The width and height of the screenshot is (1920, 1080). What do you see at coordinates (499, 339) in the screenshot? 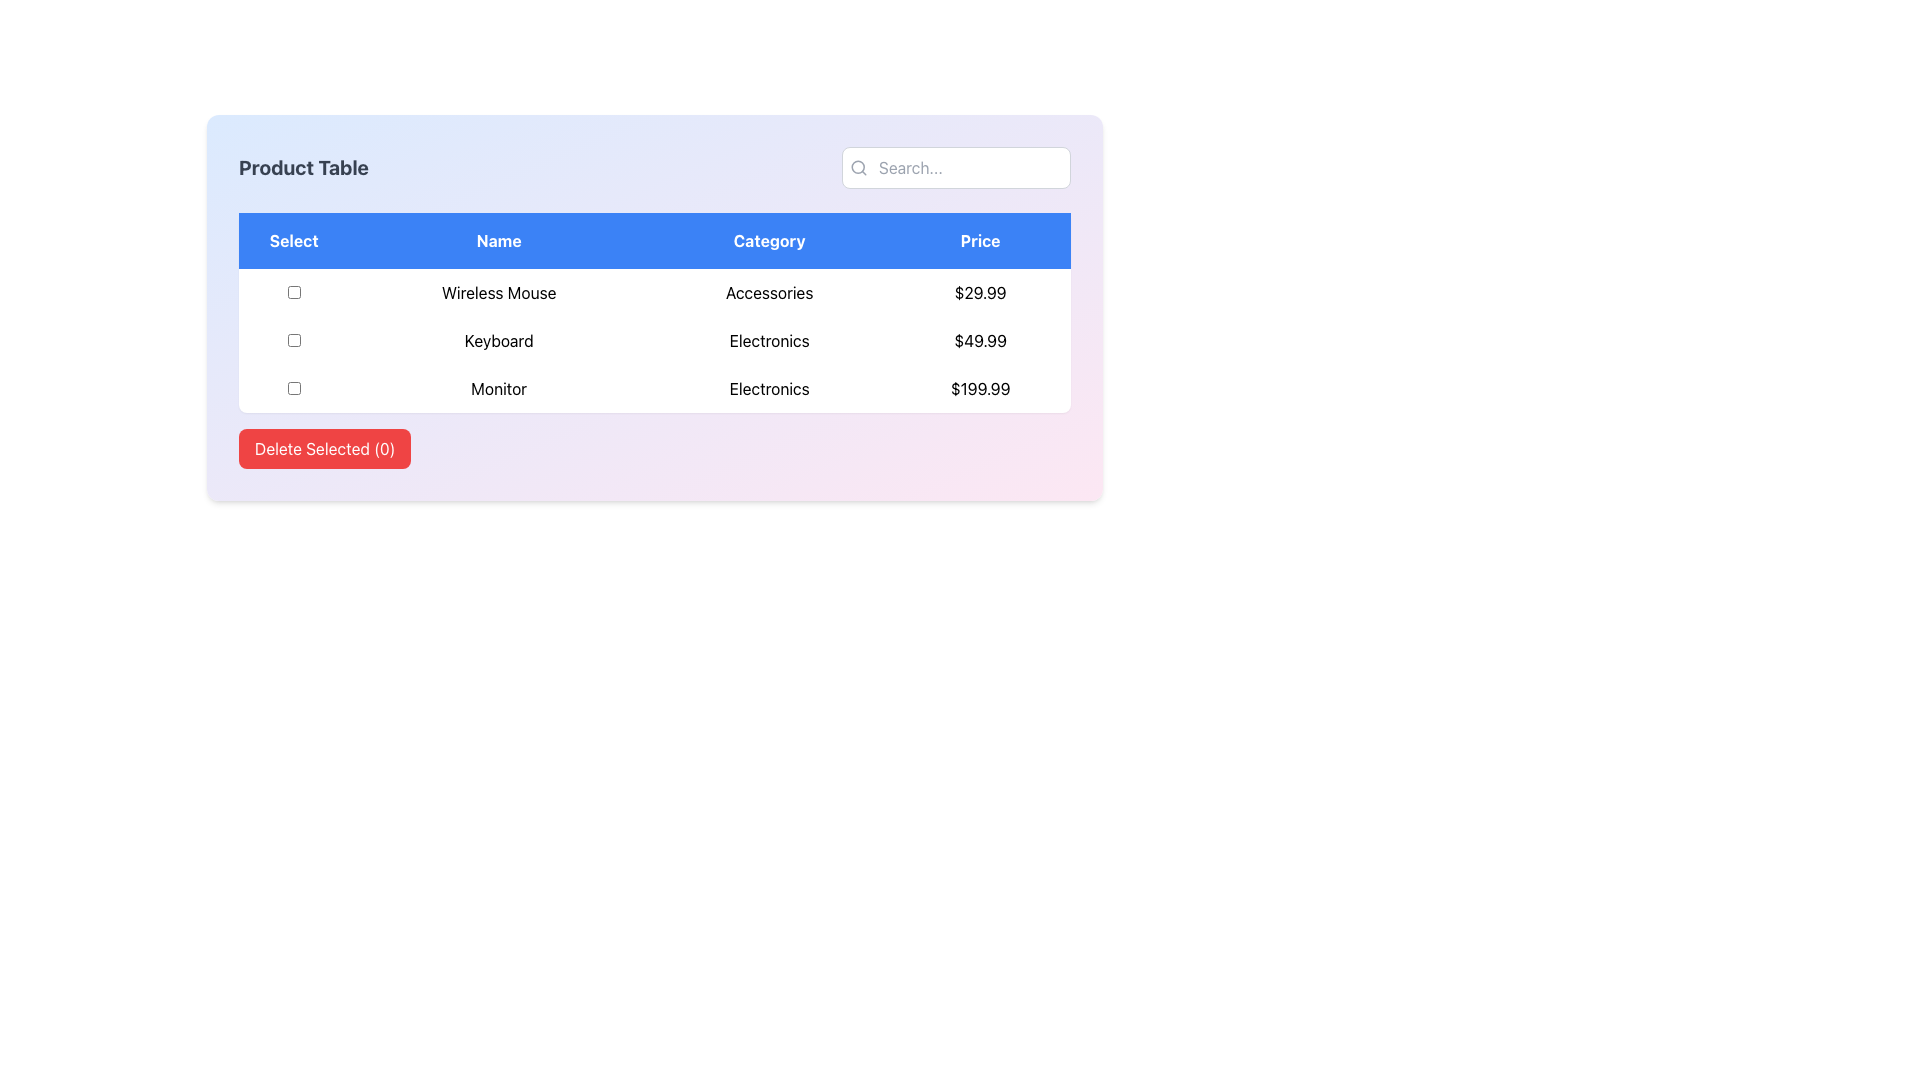
I see `the 'Keyboard' product name label in the second row of the table, which is positioned next to the checkbox in the 'Select' column and before the 'Category' column displaying 'Electronics'` at bounding box center [499, 339].